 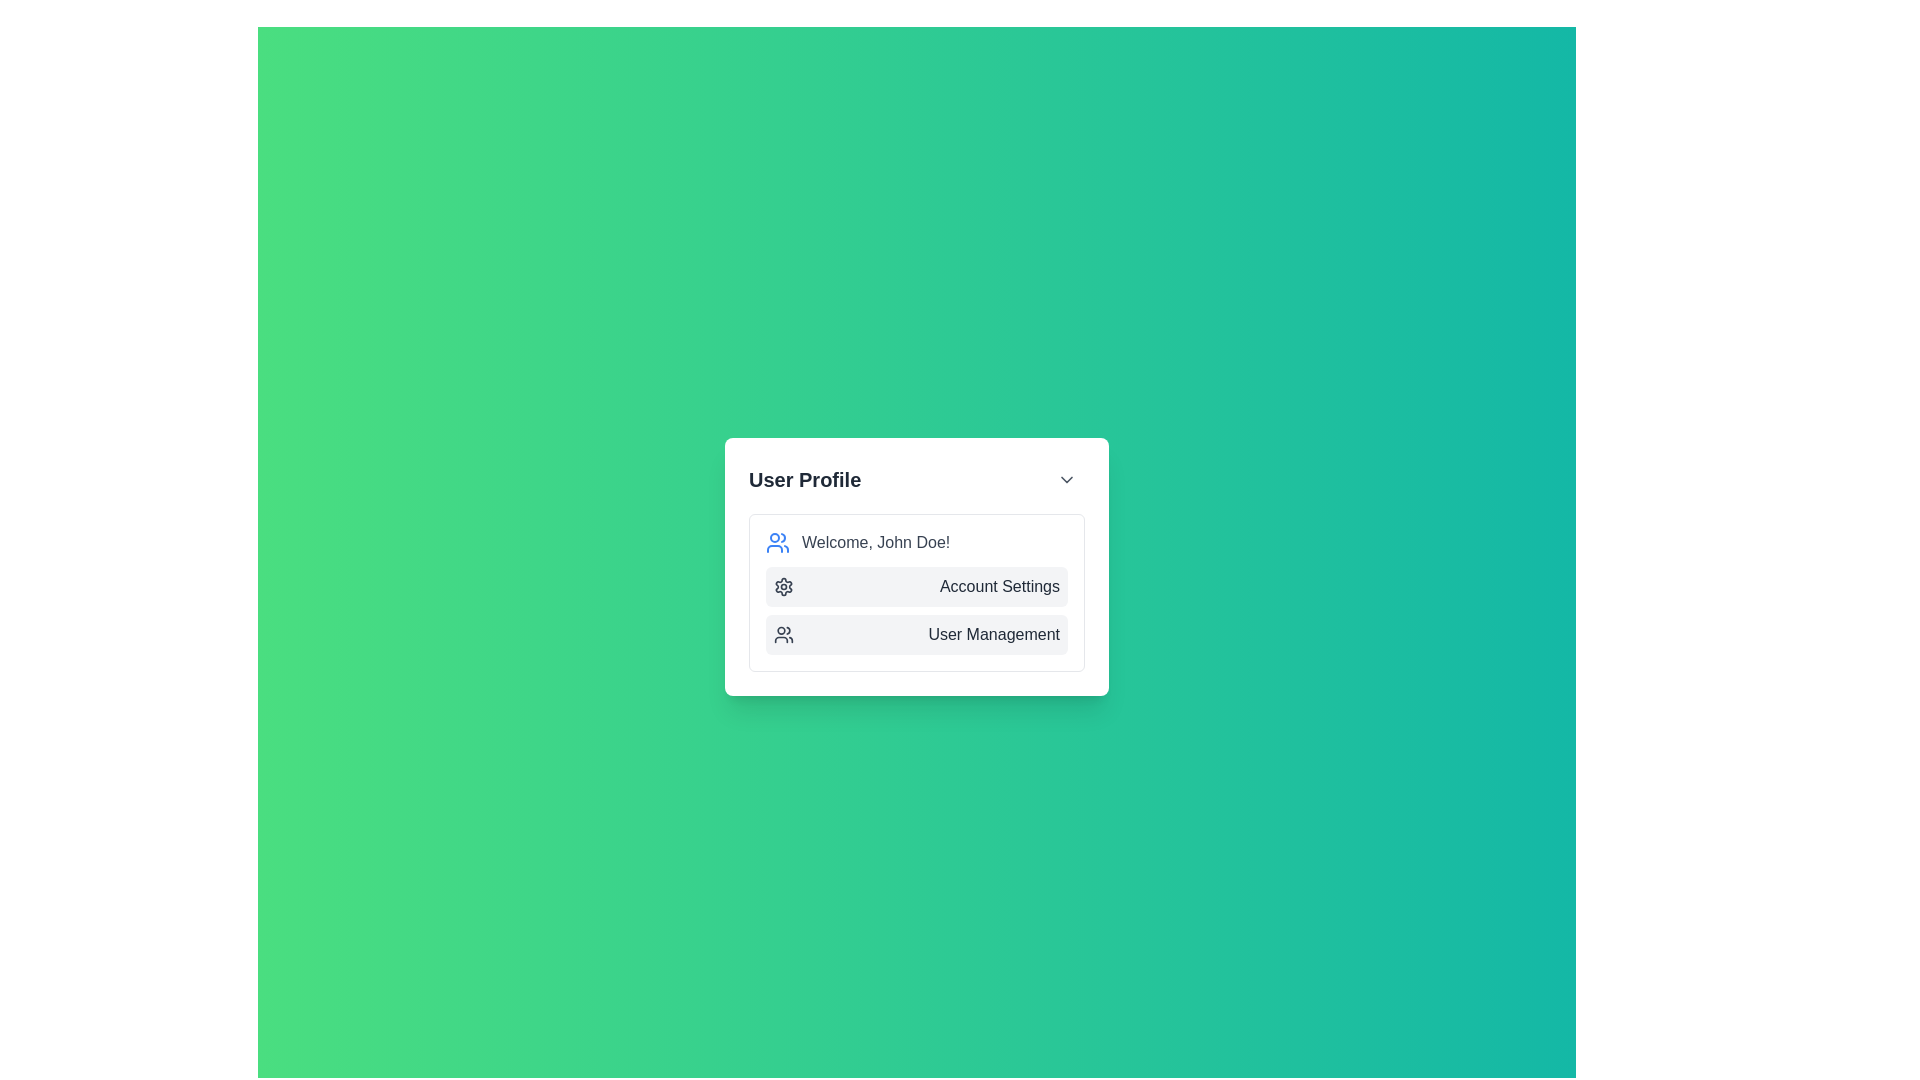 I want to click on welcome message displayed in the combined text and icon component located at the top of the user profile section, so click(x=915, y=543).